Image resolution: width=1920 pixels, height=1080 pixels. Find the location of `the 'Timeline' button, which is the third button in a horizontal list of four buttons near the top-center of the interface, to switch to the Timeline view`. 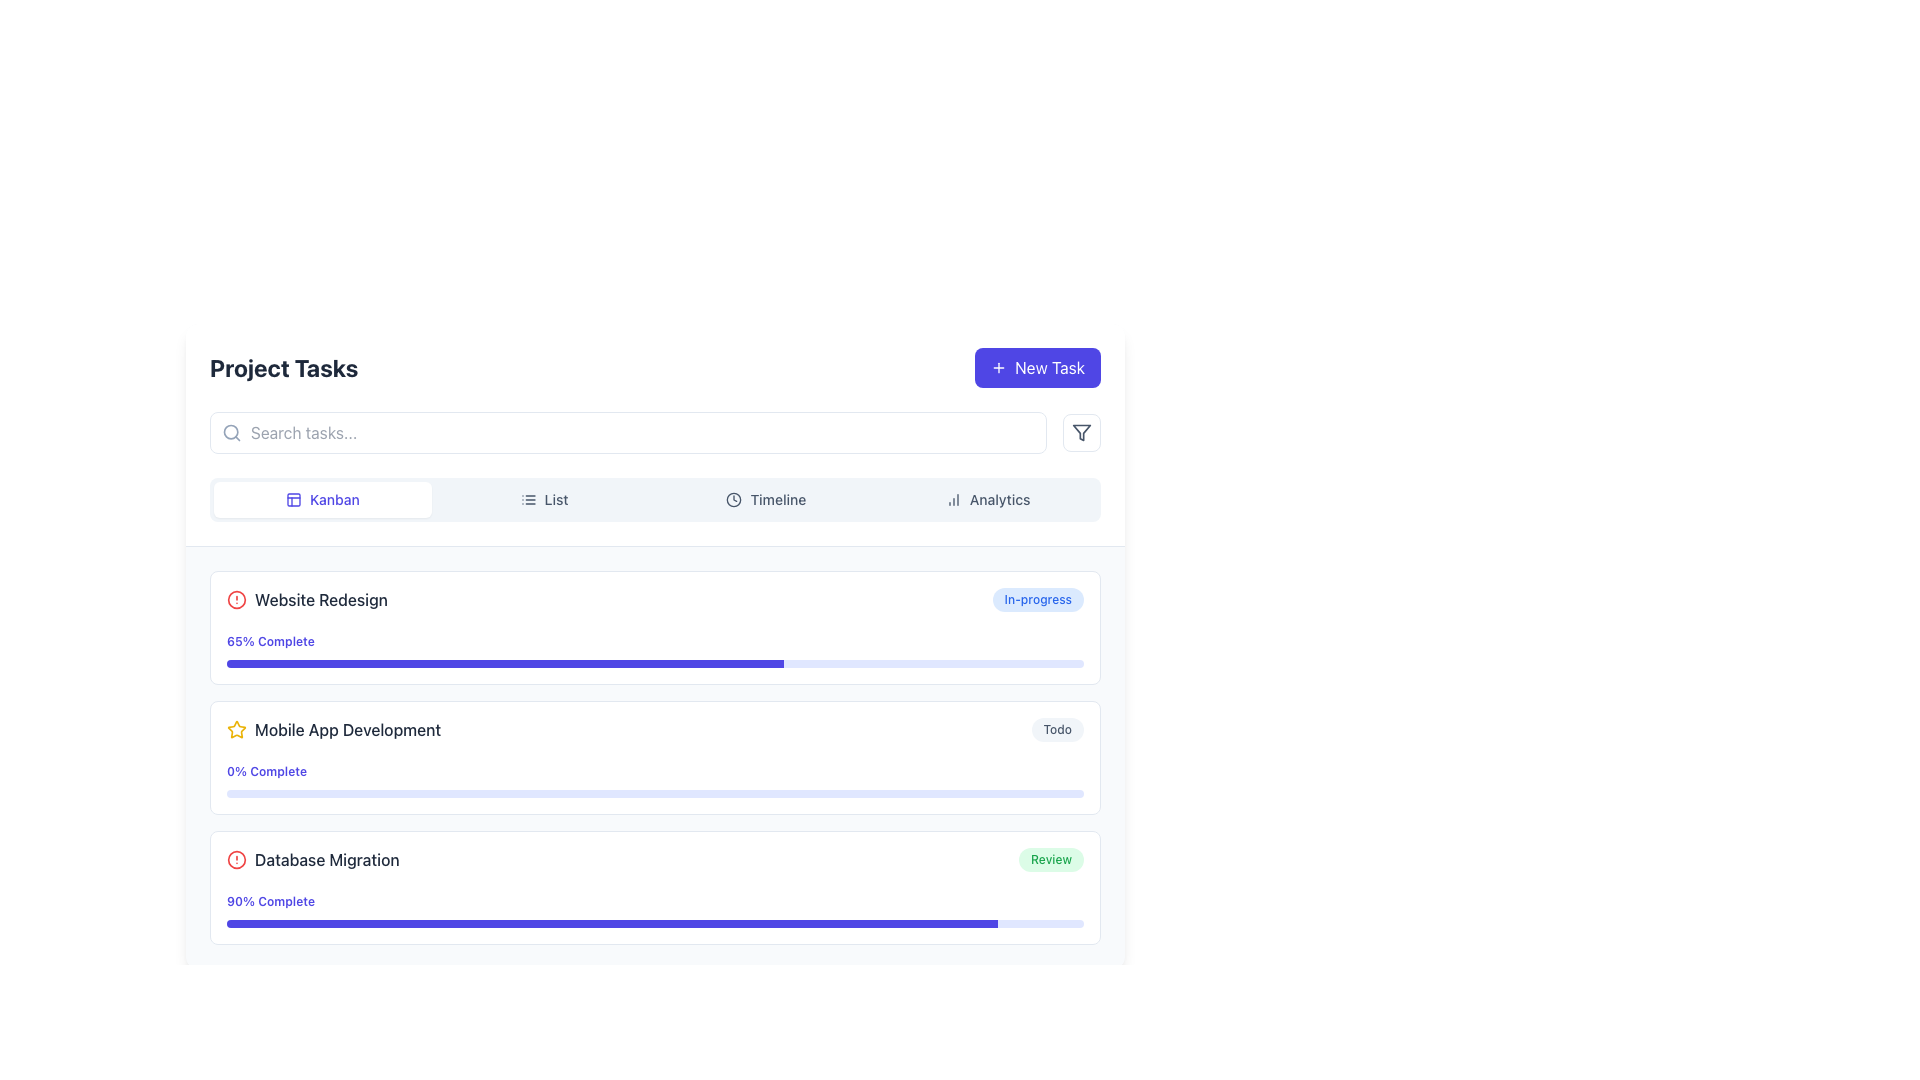

the 'Timeline' button, which is the third button in a horizontal list of four buttons near the top-center of the interface, to switch to the Timeline view is located at coordinates (765, 499).